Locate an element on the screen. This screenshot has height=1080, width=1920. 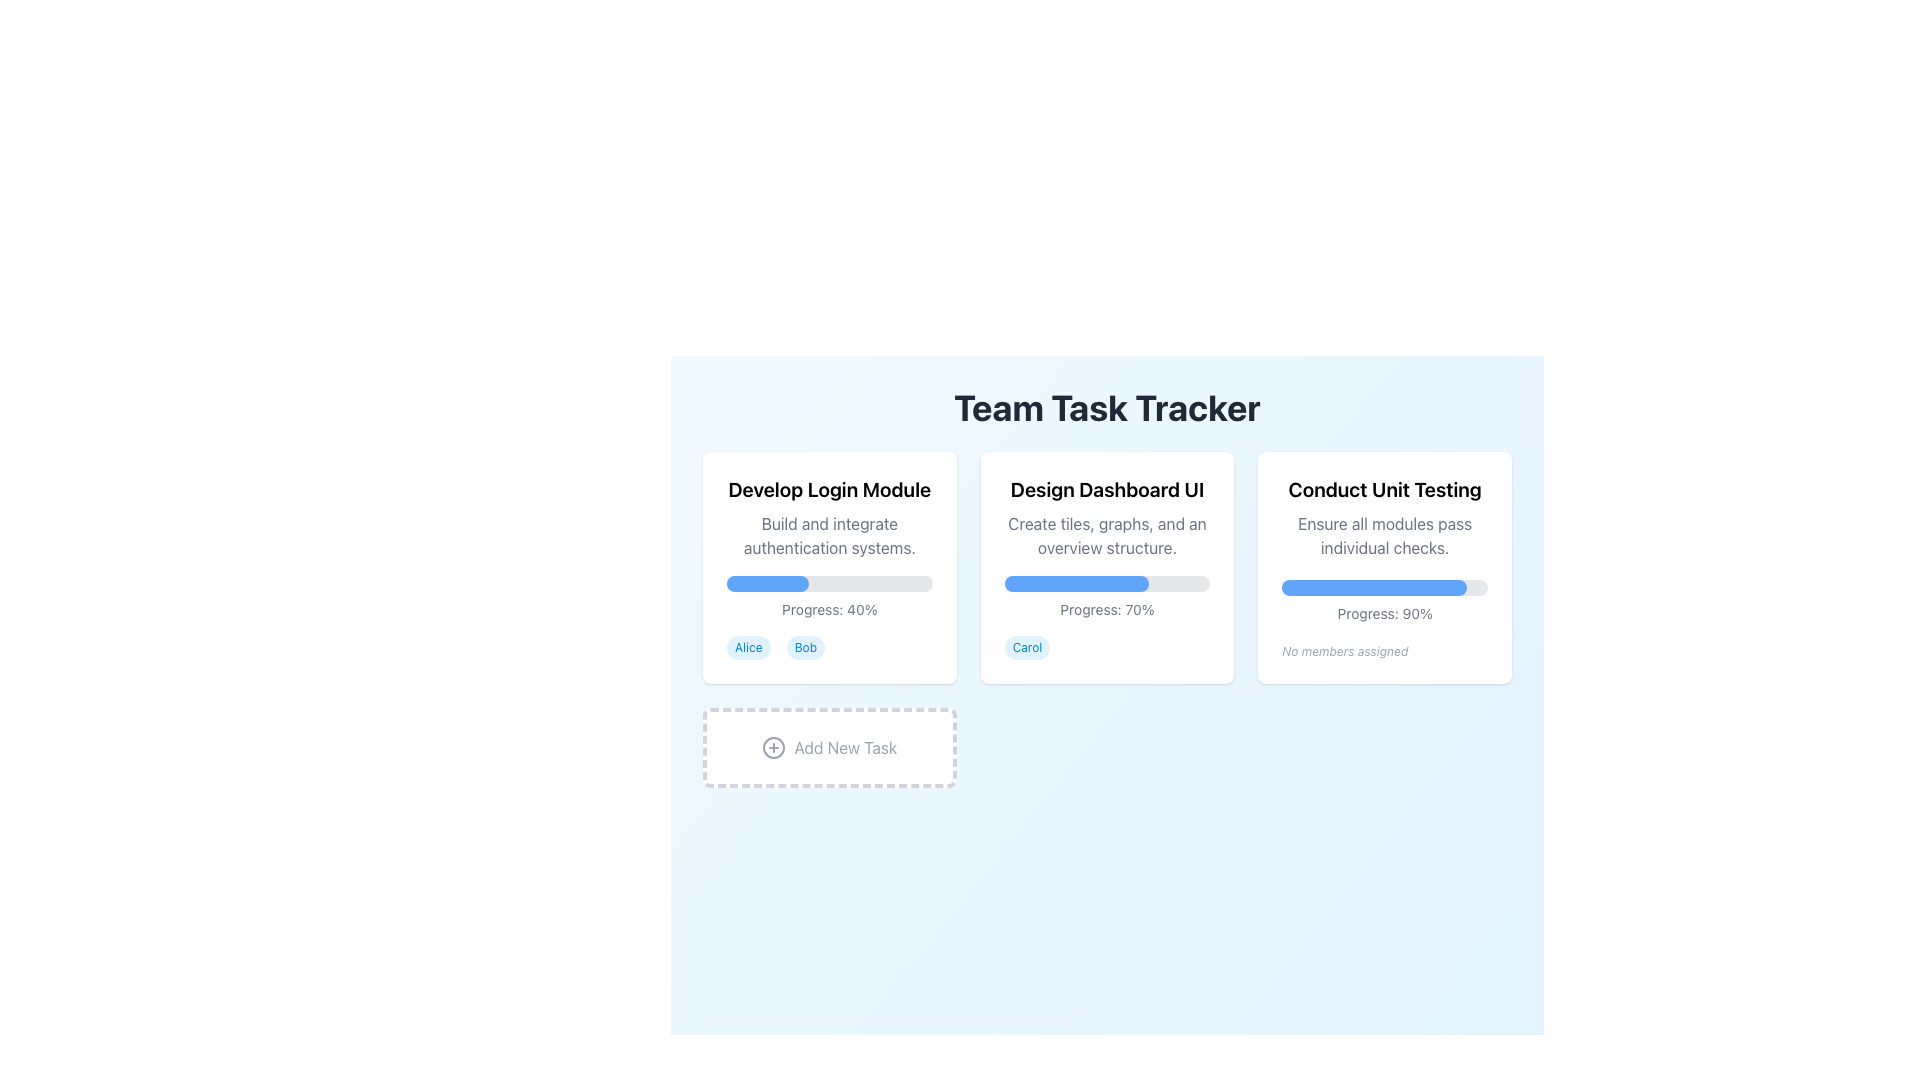
the central task card in the team task tracker application is located at coordinates (1106, 619).